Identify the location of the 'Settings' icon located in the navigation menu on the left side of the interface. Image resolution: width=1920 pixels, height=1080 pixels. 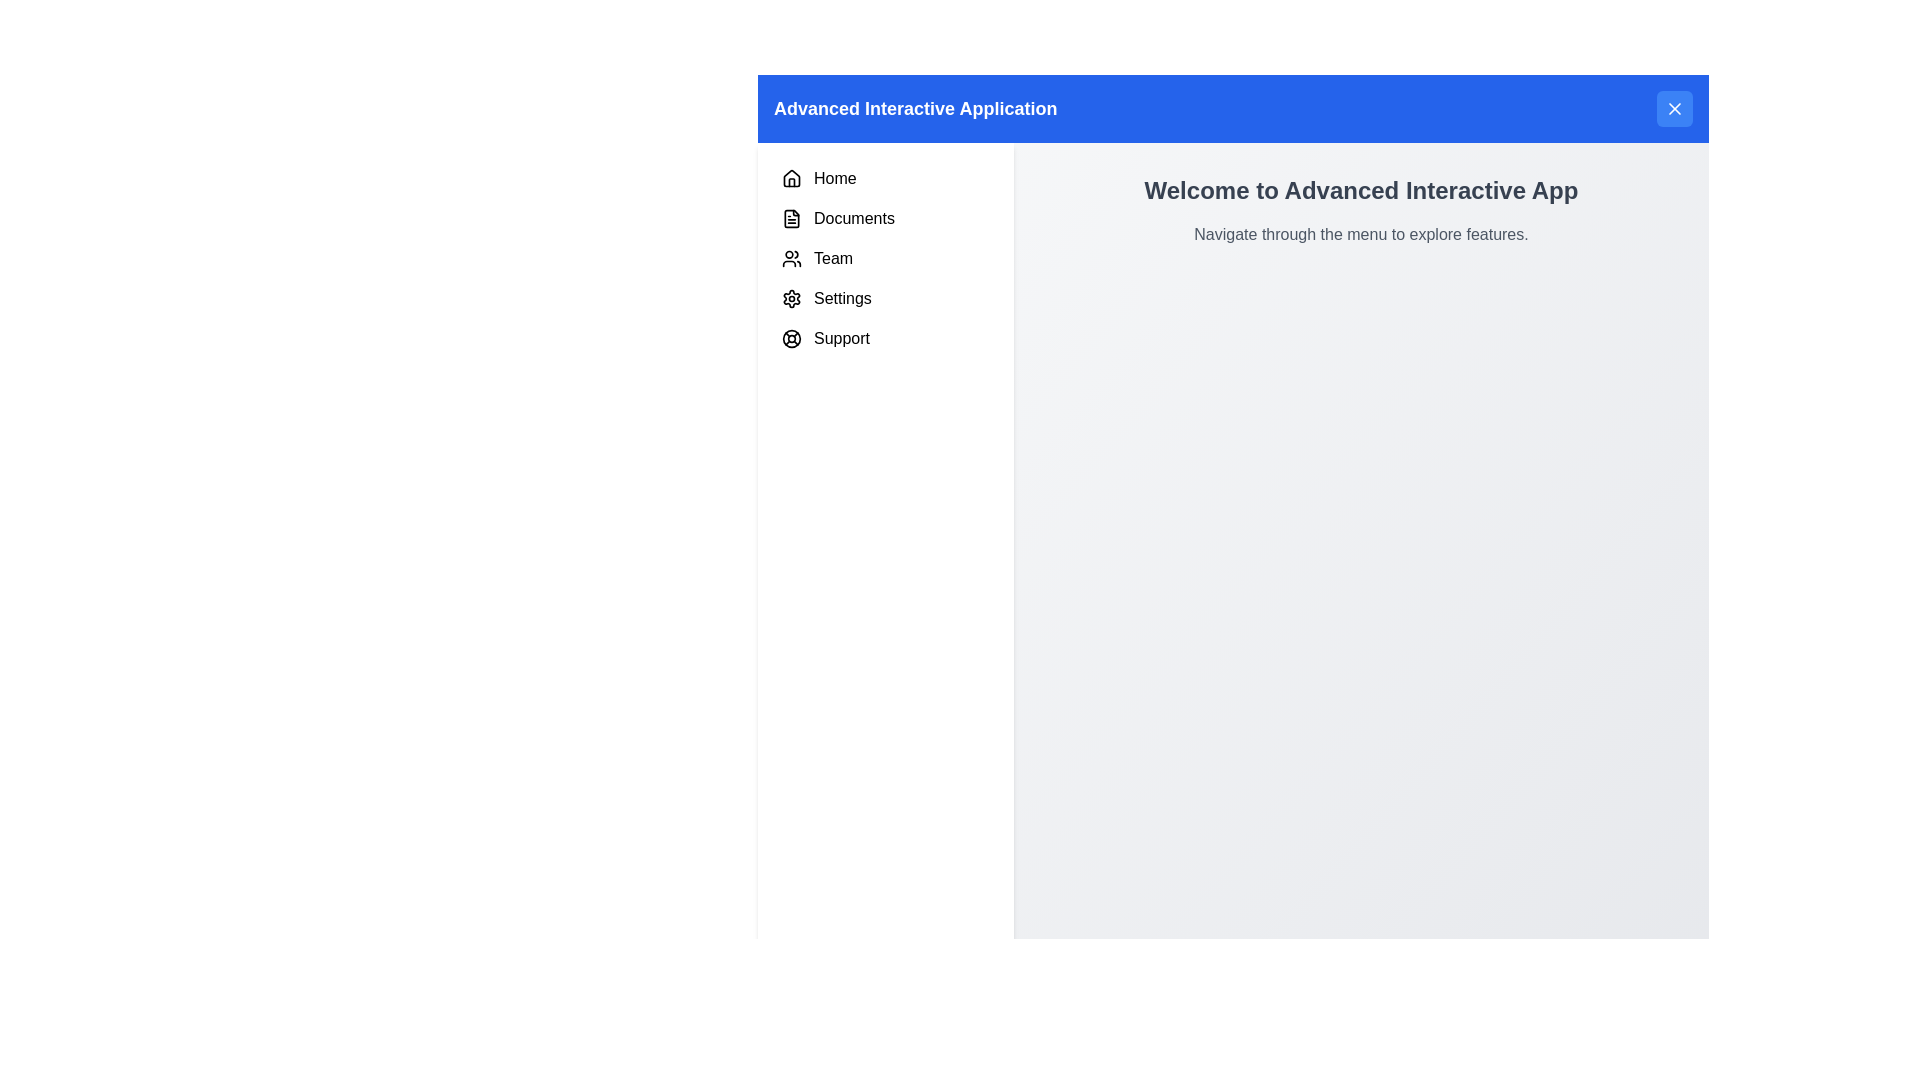
(791, 299).